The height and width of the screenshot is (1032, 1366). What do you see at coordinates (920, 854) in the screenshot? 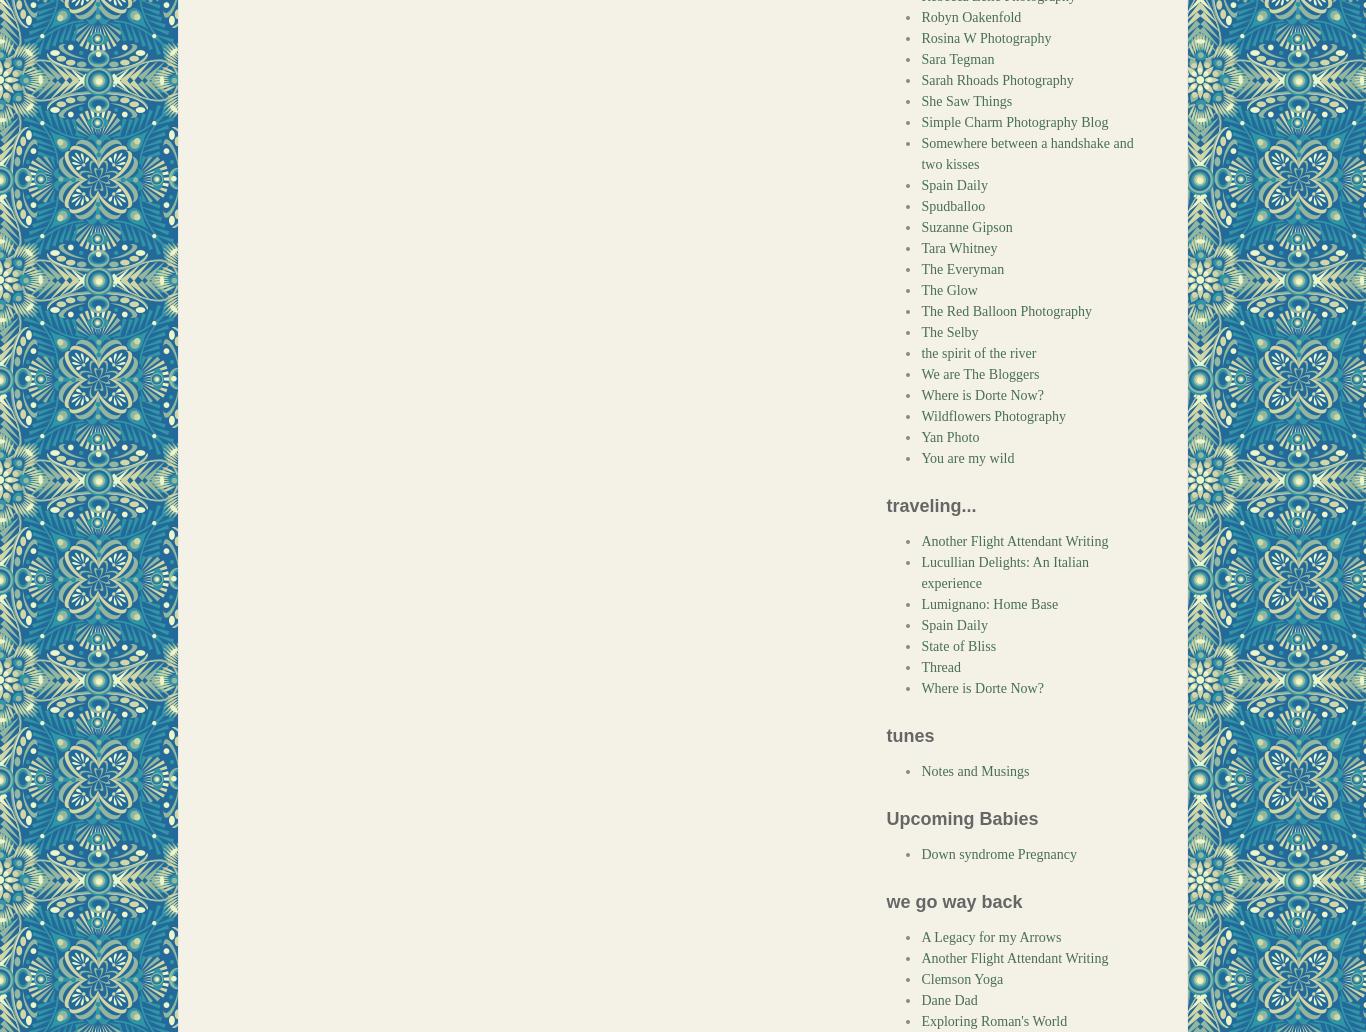
I see `'Down syndrome Pregnancy'` at bounding box center [920, 854].